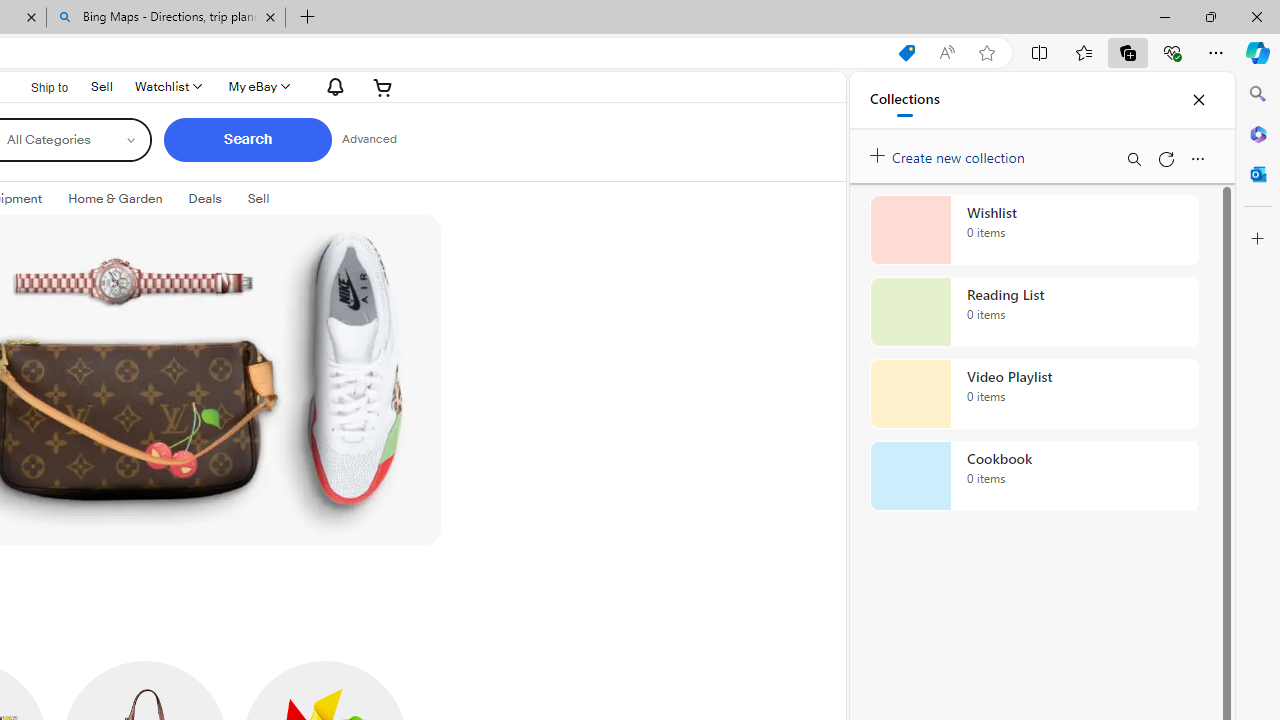 Image resolution: width=1280 pixels, height=720 pixels. Describe the element at coordinates (1197, 158) in the screenshot. I see `'More options menu'` at that location.